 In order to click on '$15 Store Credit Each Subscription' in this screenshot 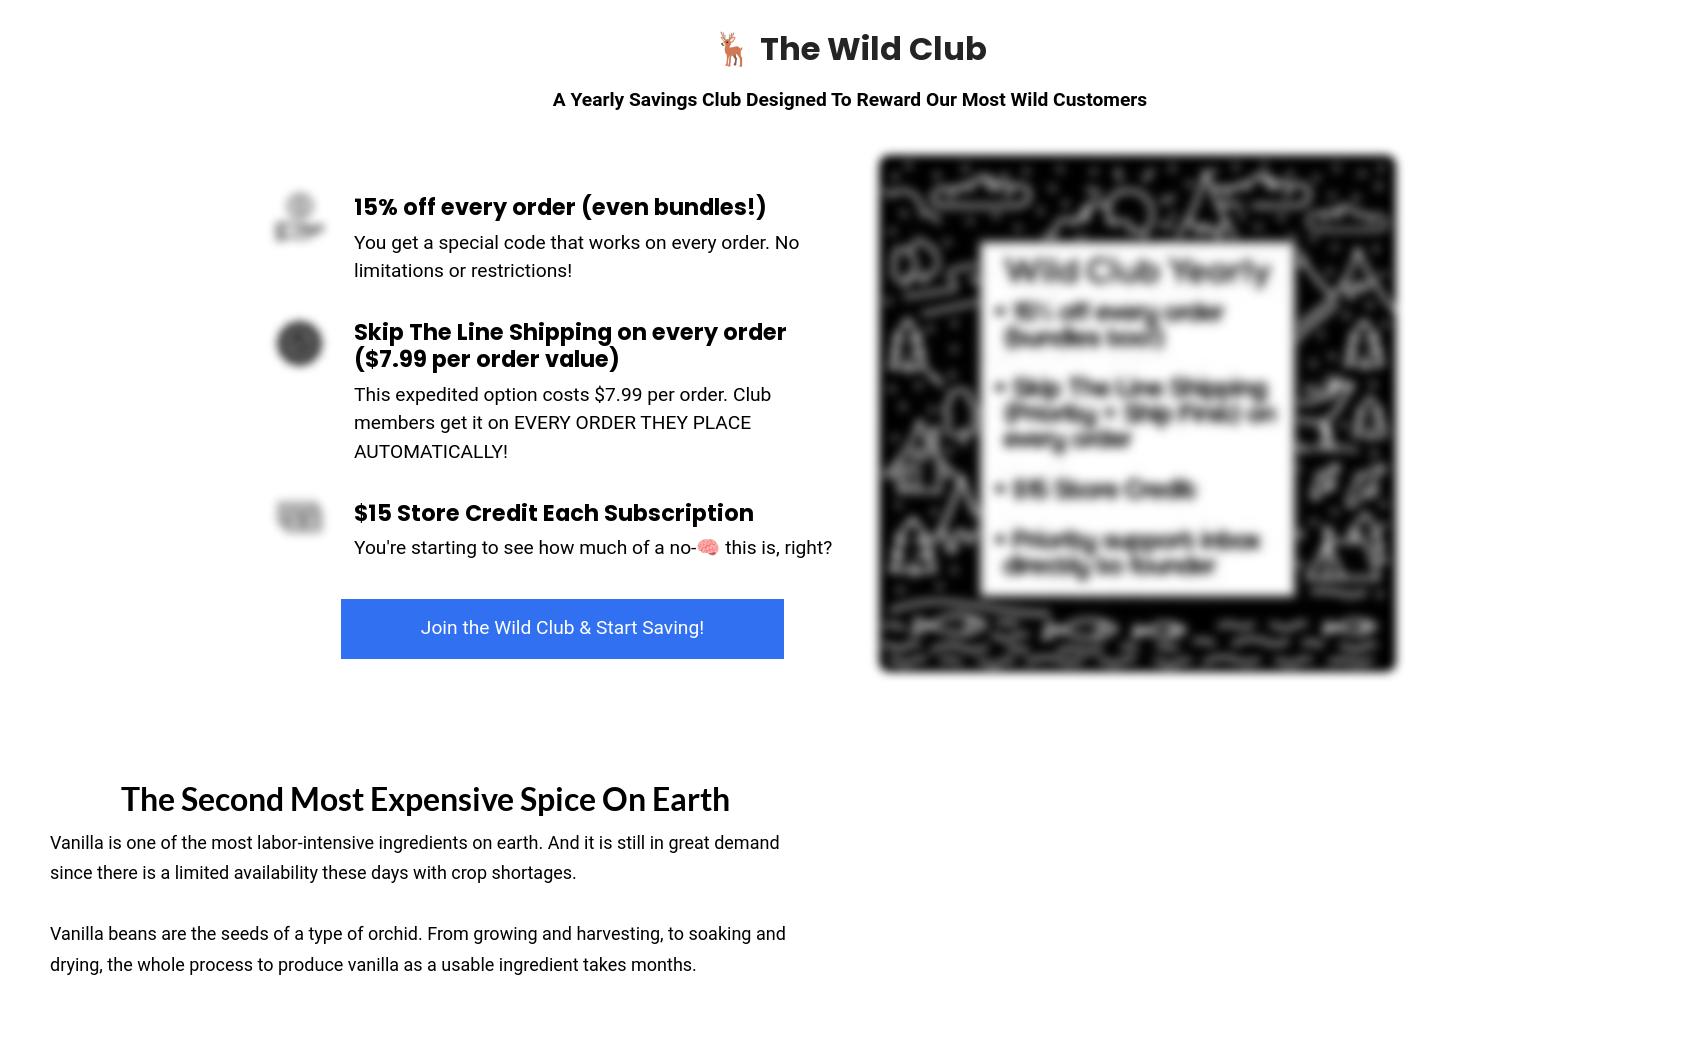, I will do `click(553, 510)`.